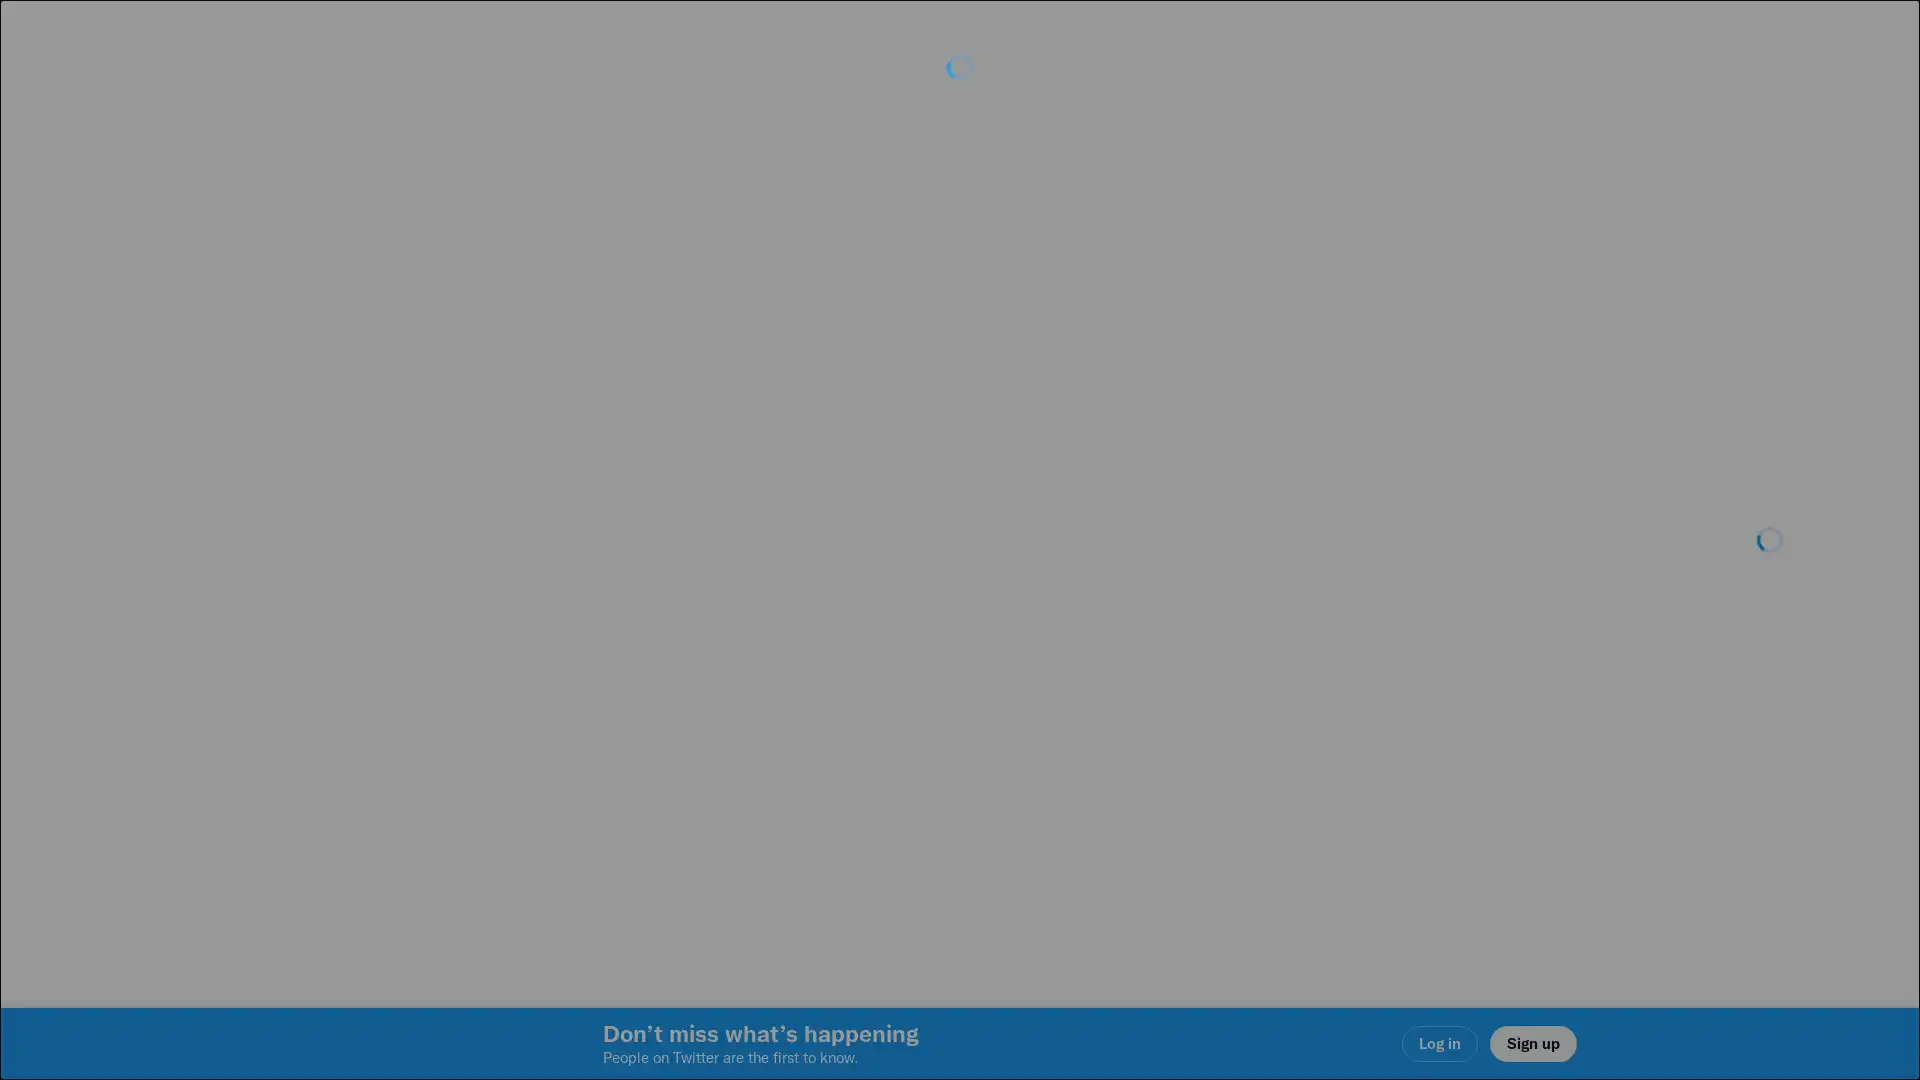  Describe the element at coordinates (722, 681) in the screenshot. I see `Sign up` at that location.